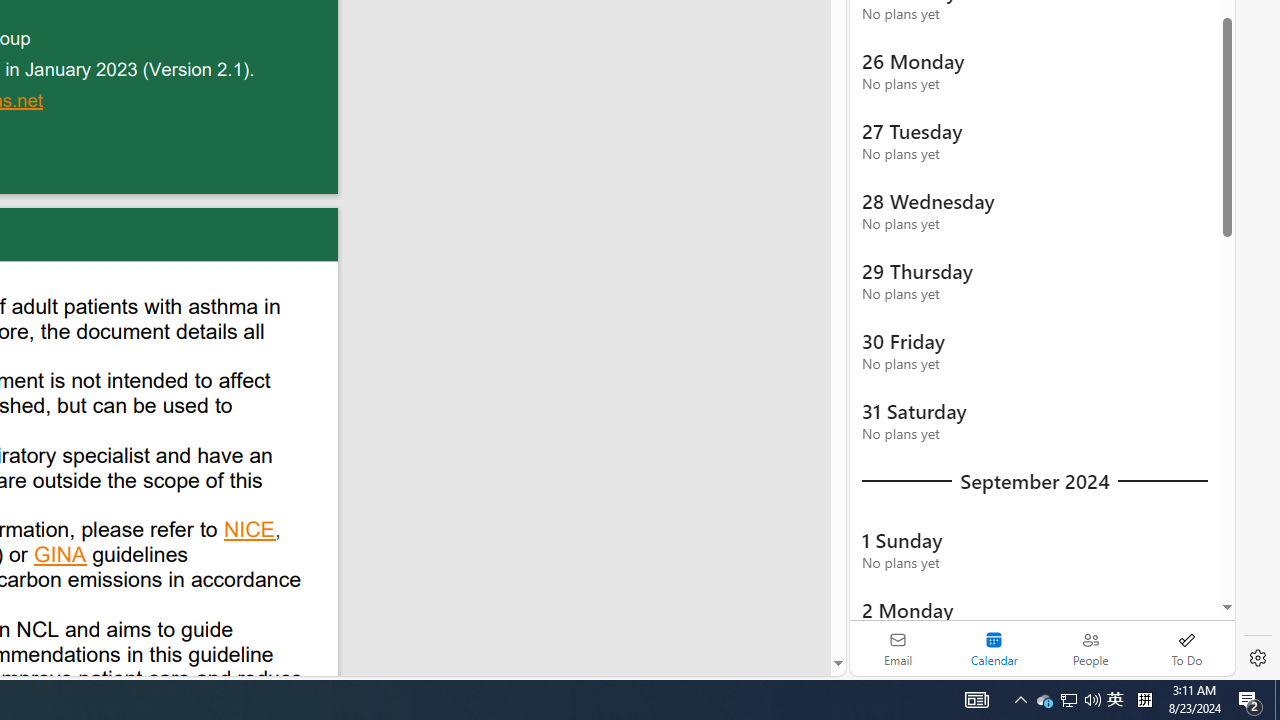  What do you see at coordinates (897, 648) in the screenshot?
I see `'Email'` at bounding box center [897, 648].